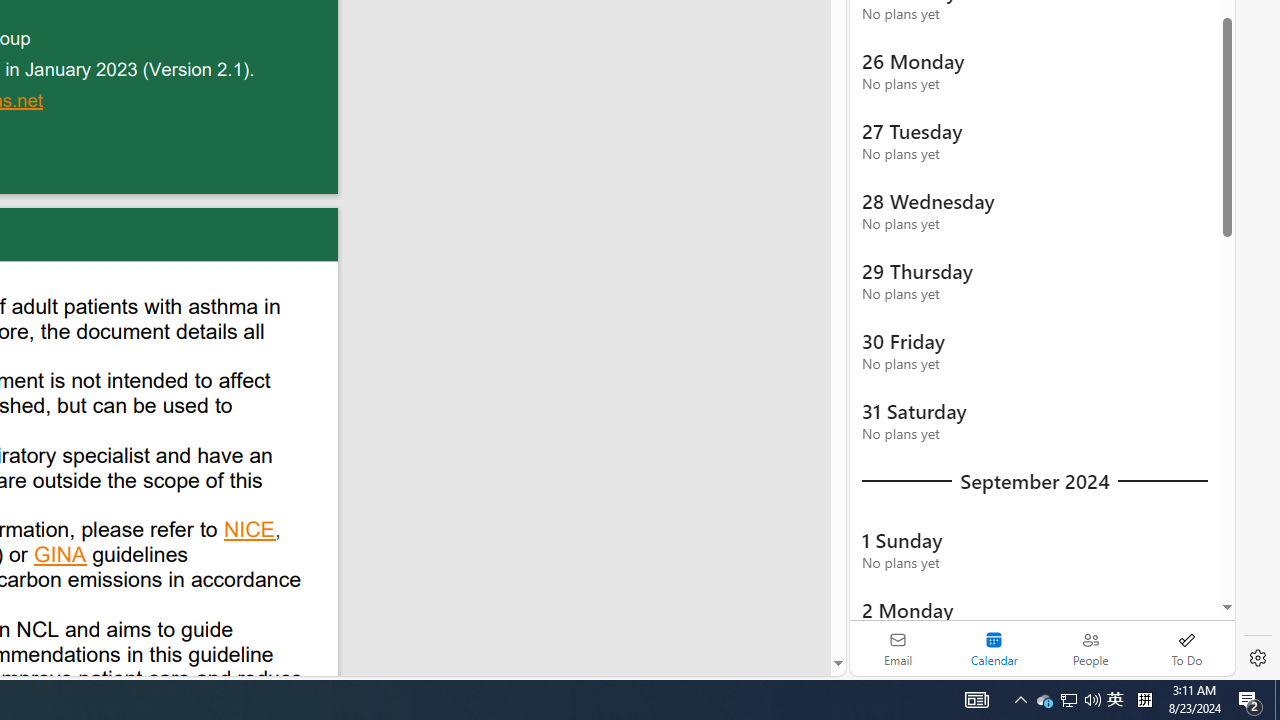  What do you see at coordinates (897, 648) in the screenshot?
I see `'Email'` at bounding box center [897, 648].